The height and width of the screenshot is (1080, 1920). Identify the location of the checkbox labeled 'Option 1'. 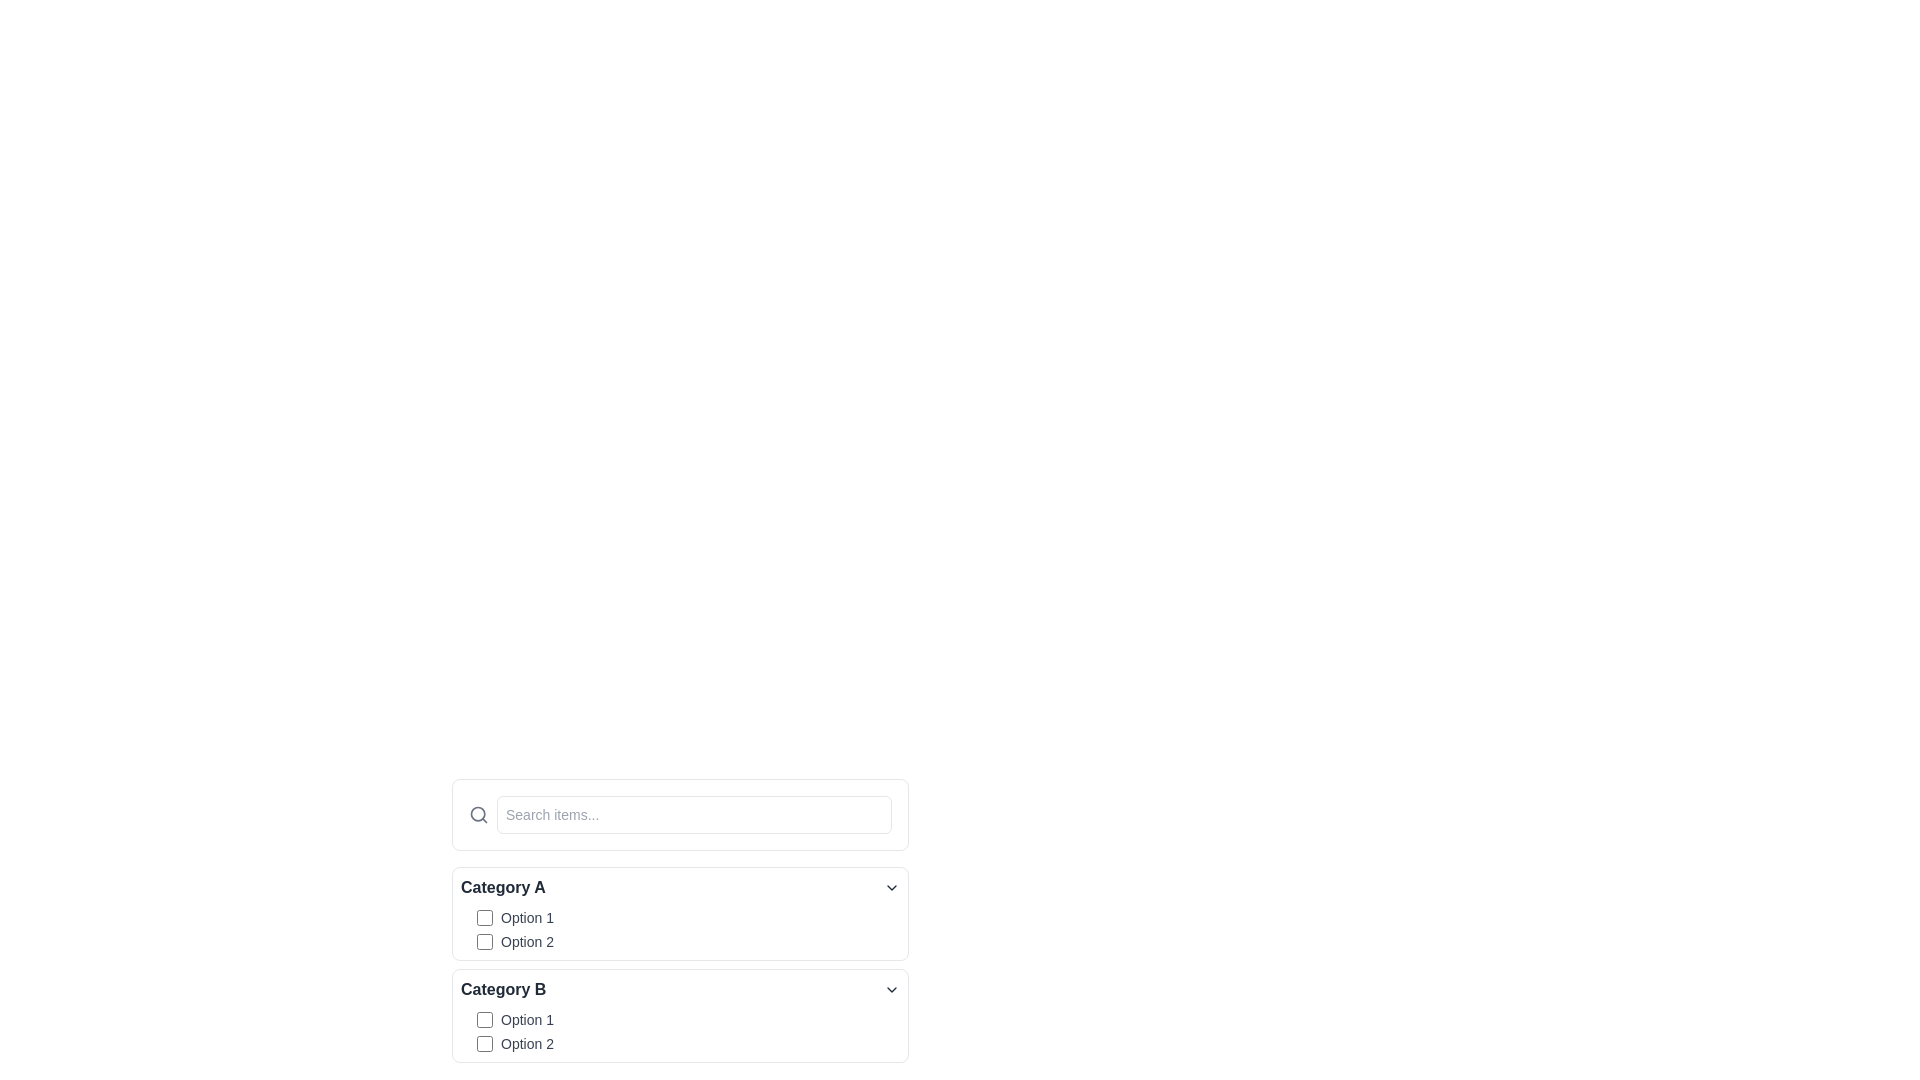
(688, 918).